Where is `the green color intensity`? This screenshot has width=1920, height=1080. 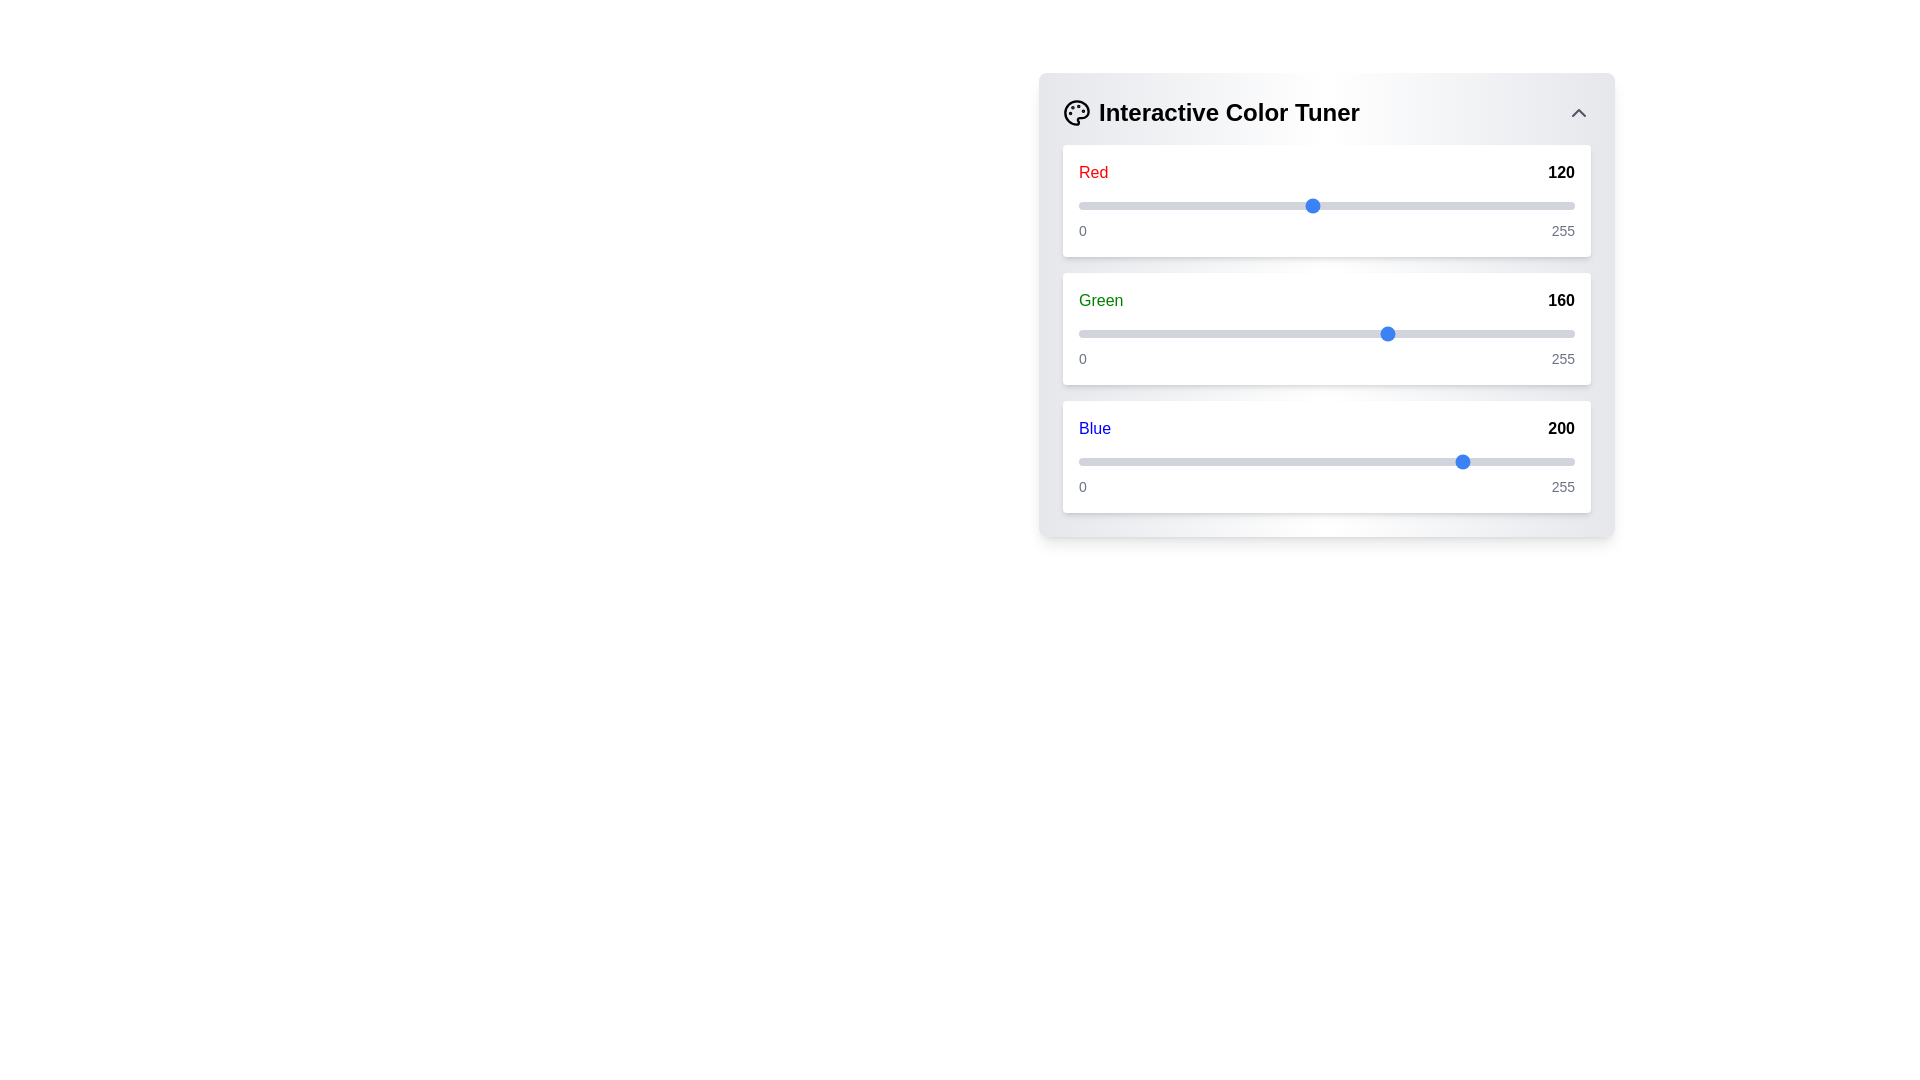 the green color intensity is located at coordinates (1184, 333).